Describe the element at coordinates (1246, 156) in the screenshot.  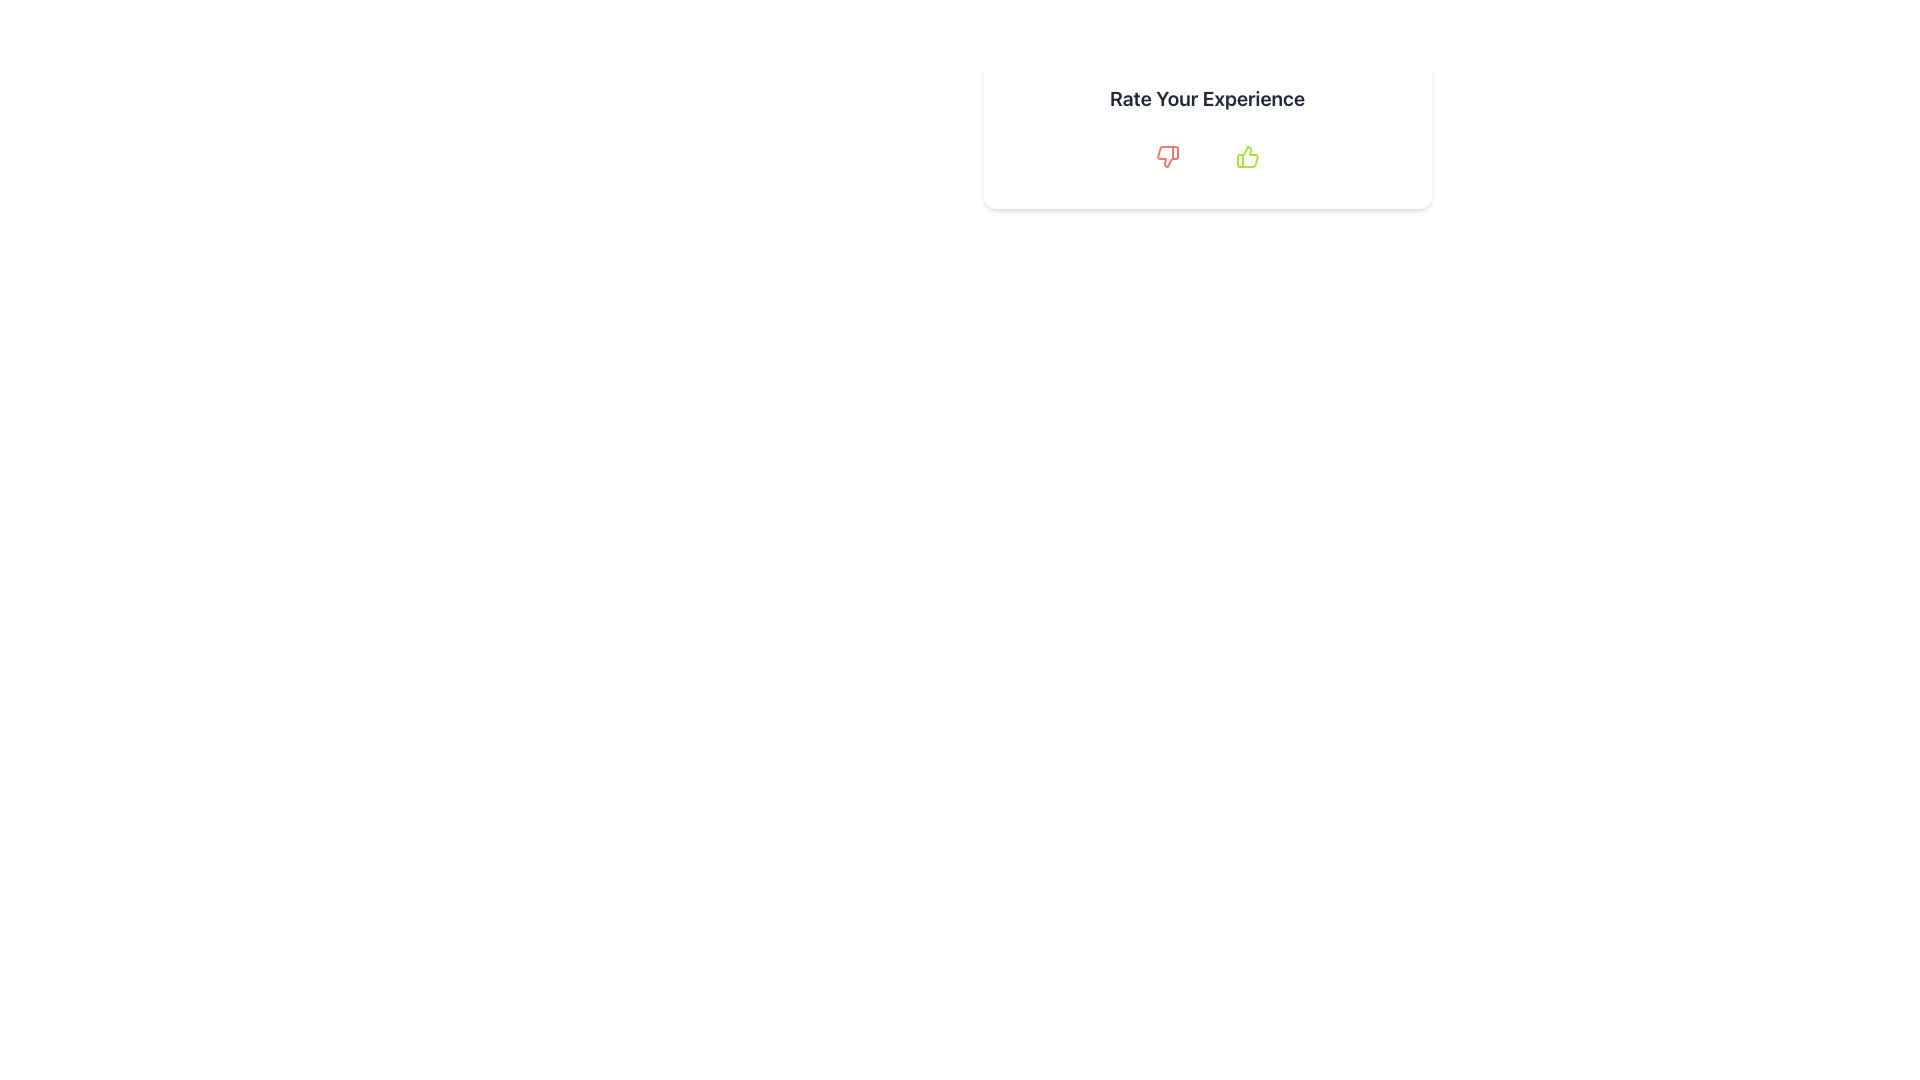
I see `the circular green thumbs-up button located in the 'Rate Your Experience' section to provide positive feedback` at that location.